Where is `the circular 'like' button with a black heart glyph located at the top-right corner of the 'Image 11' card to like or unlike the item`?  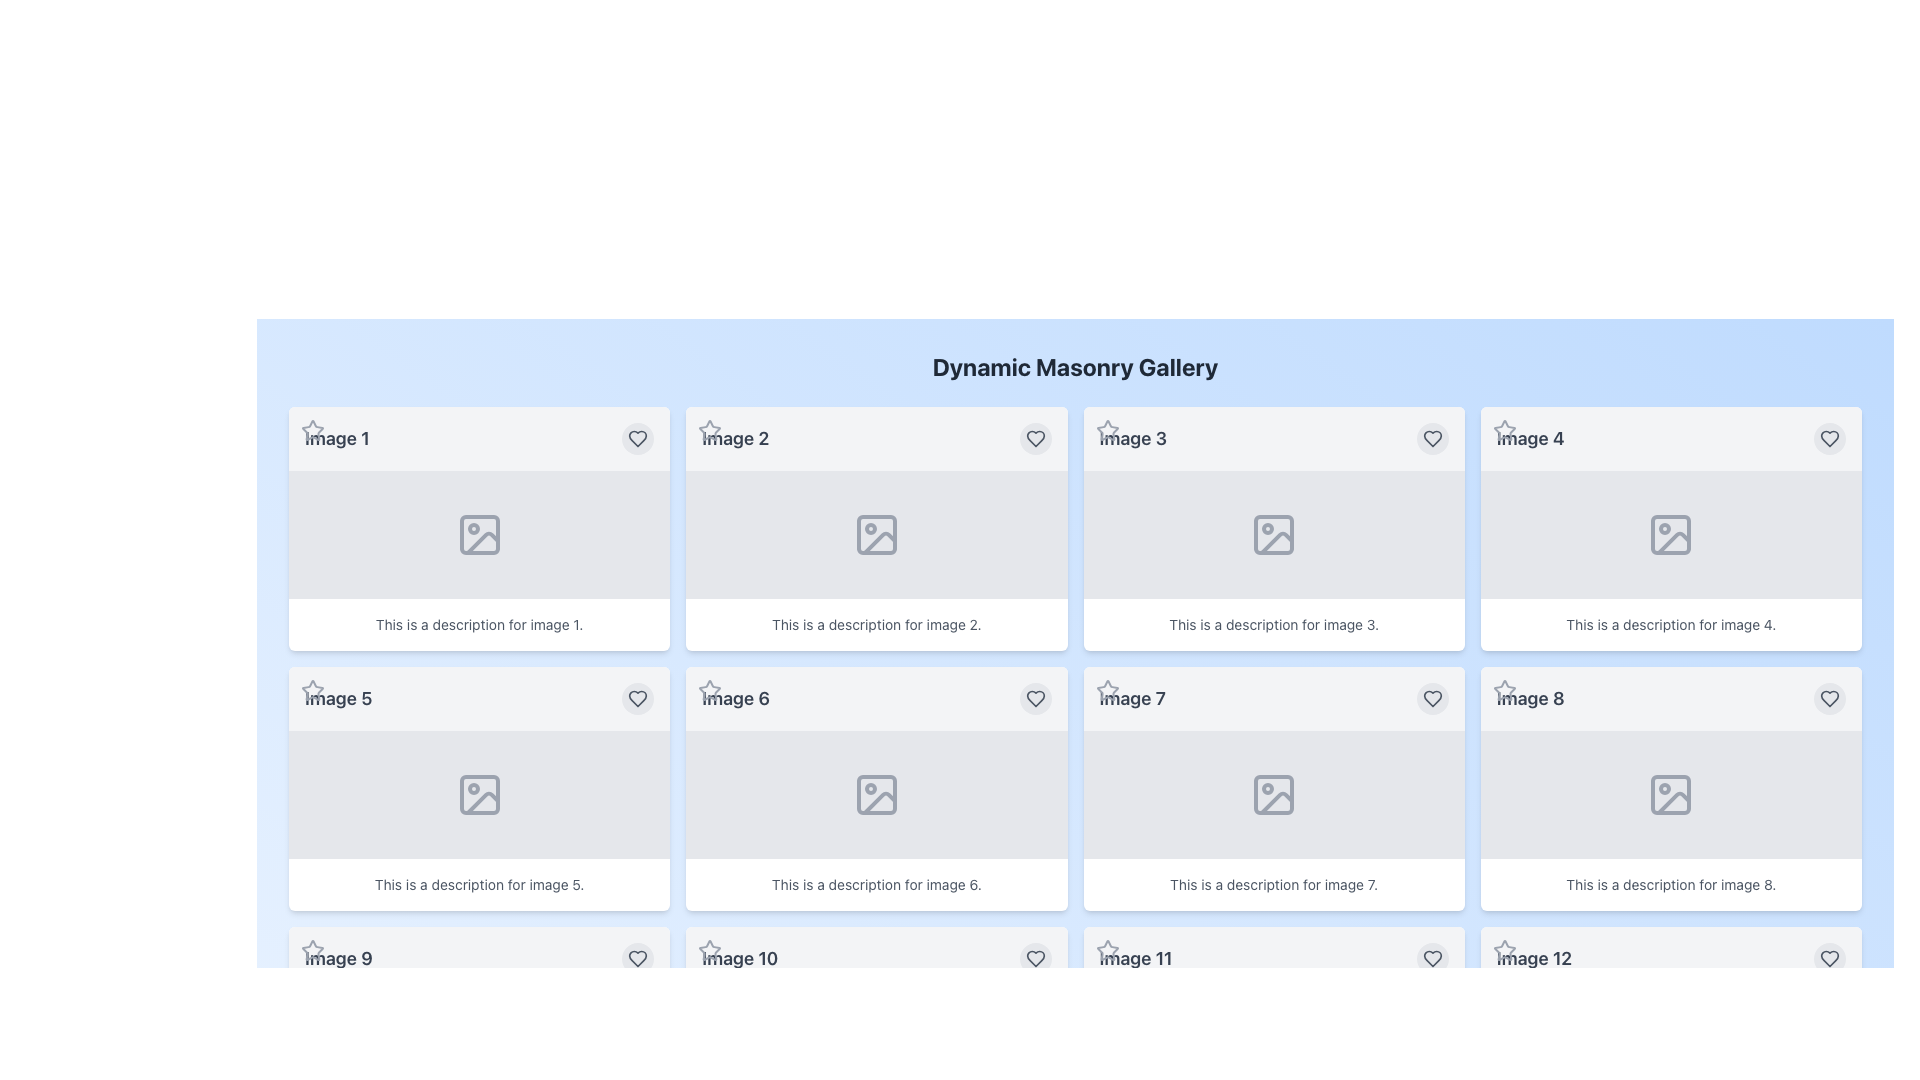 the circular 'like' button with a black heart glyph located at the top-right corner of the 'Image 11' card to like or unlike the item is located at coordinates (1431, 958).